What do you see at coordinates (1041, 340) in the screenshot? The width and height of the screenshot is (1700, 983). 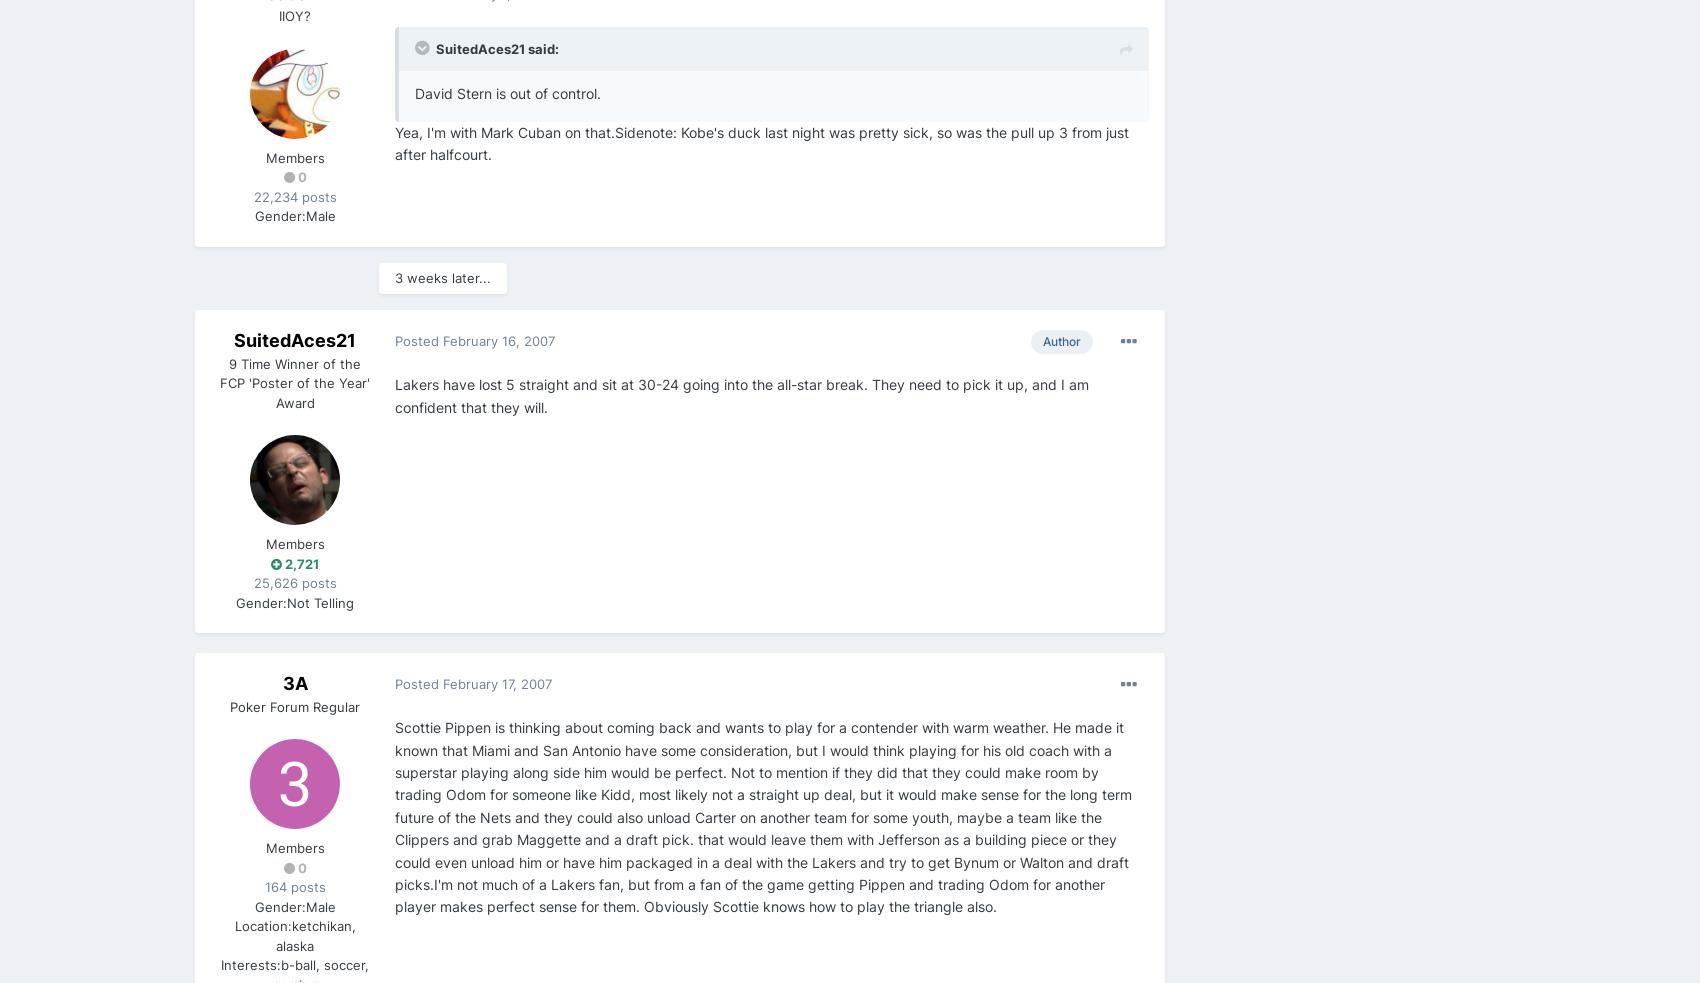 I see `'Author'` at bounding box center [1041, 340].